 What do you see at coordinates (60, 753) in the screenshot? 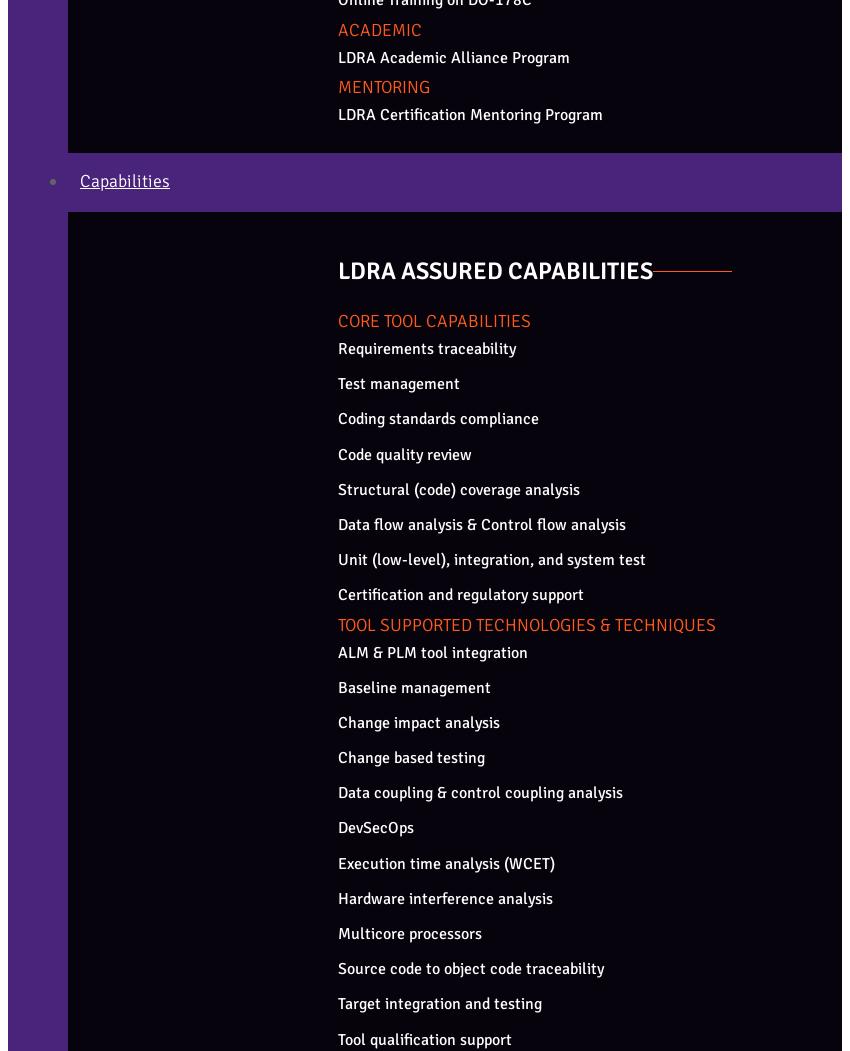
I see `'+91 80 4080 8707'` at bounding box center [60, 753].